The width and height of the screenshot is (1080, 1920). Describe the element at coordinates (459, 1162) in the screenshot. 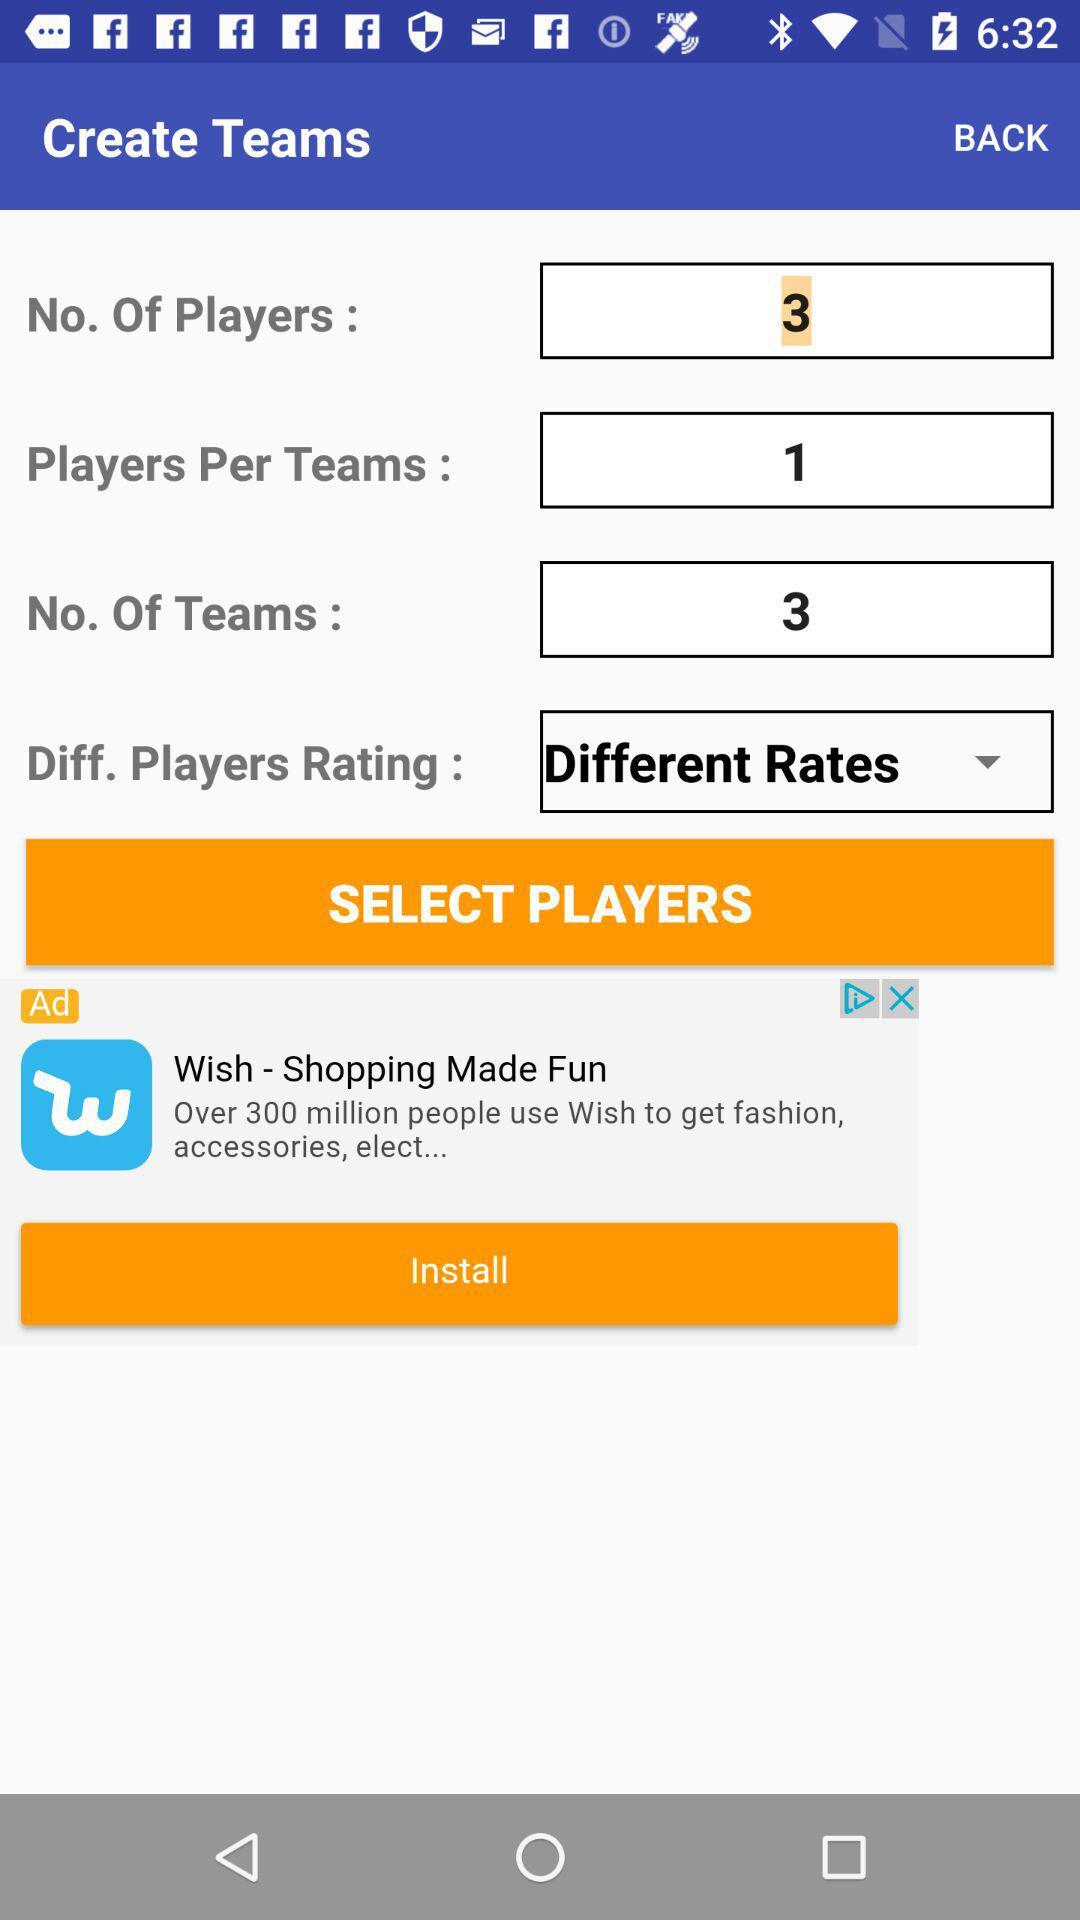

I see `advertising partner` at that location.